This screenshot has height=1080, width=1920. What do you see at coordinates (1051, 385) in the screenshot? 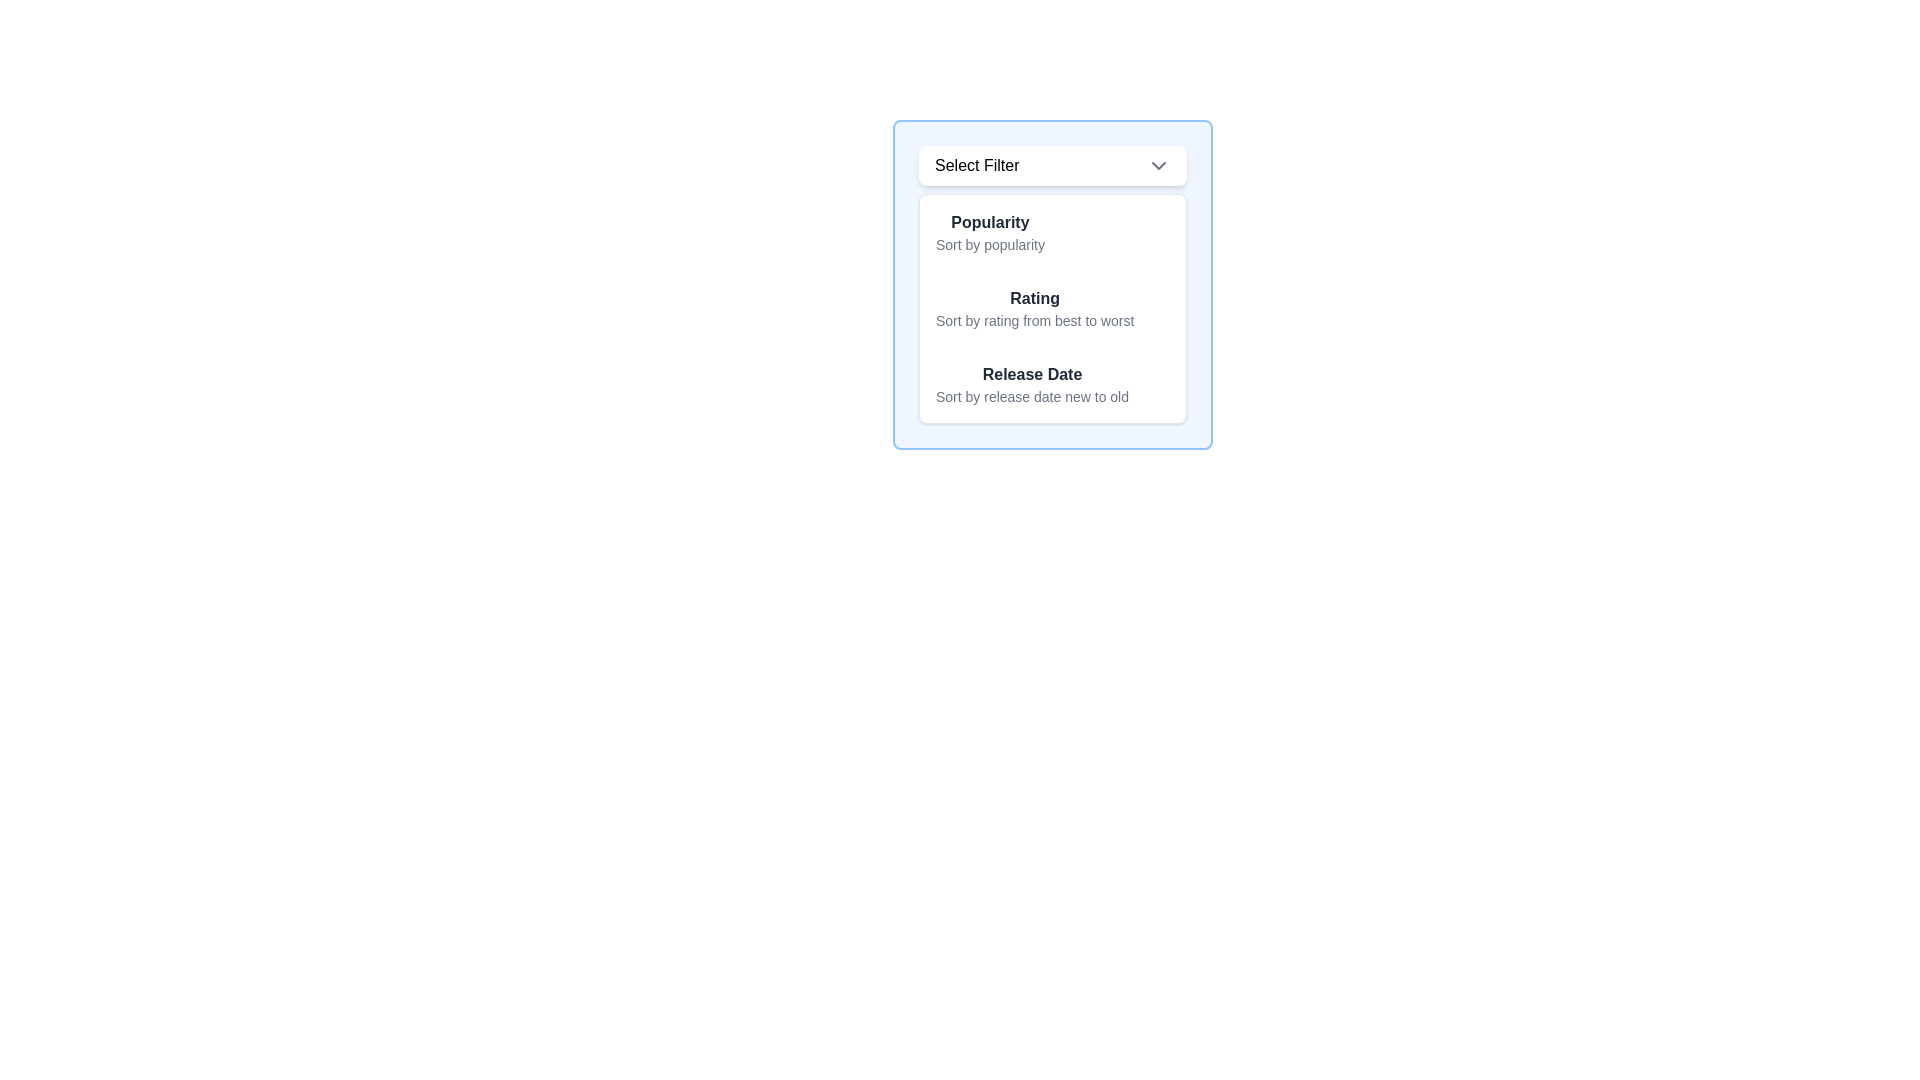
I see `the 'Release Date' text-based selection option, which is the third item in the sorting dropdown` at bounding box center [1051, 385].